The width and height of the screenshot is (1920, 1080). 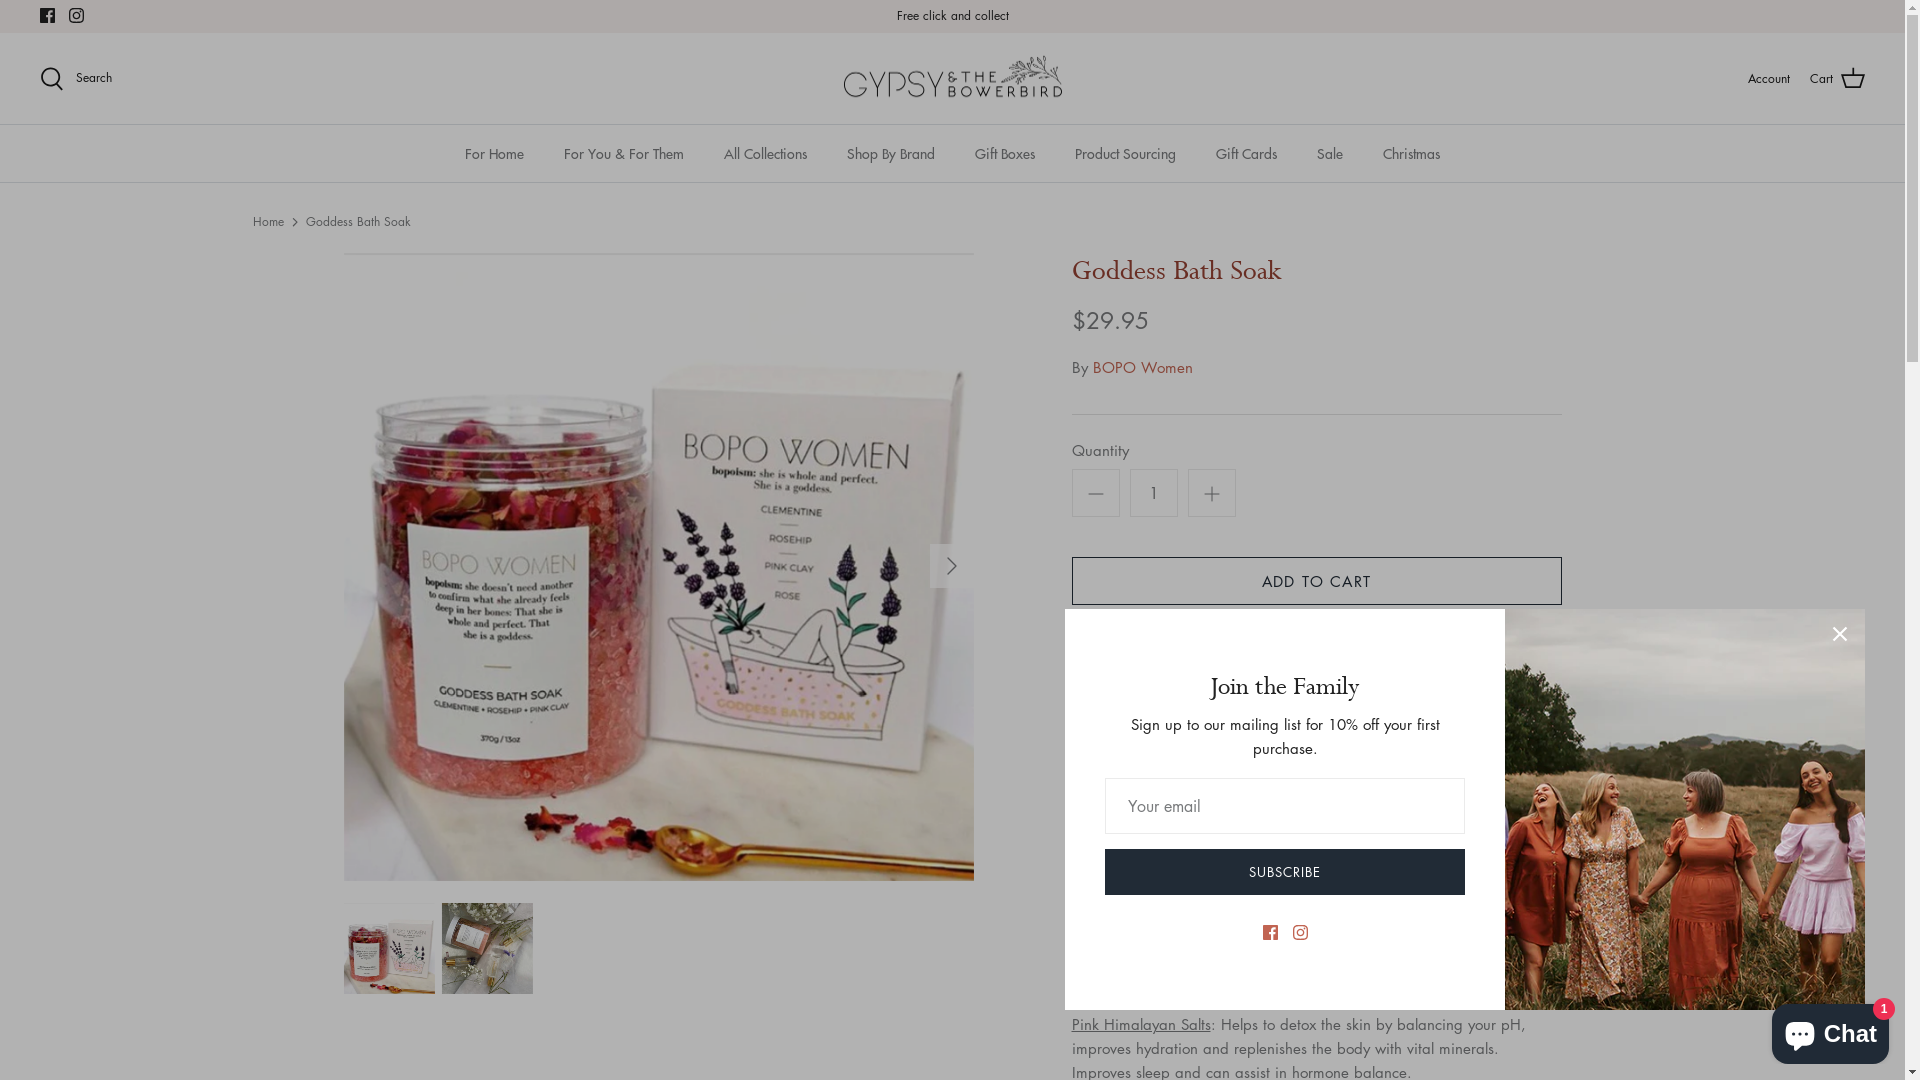 I want to click on 'All Collections', so click(x=705, y=152).